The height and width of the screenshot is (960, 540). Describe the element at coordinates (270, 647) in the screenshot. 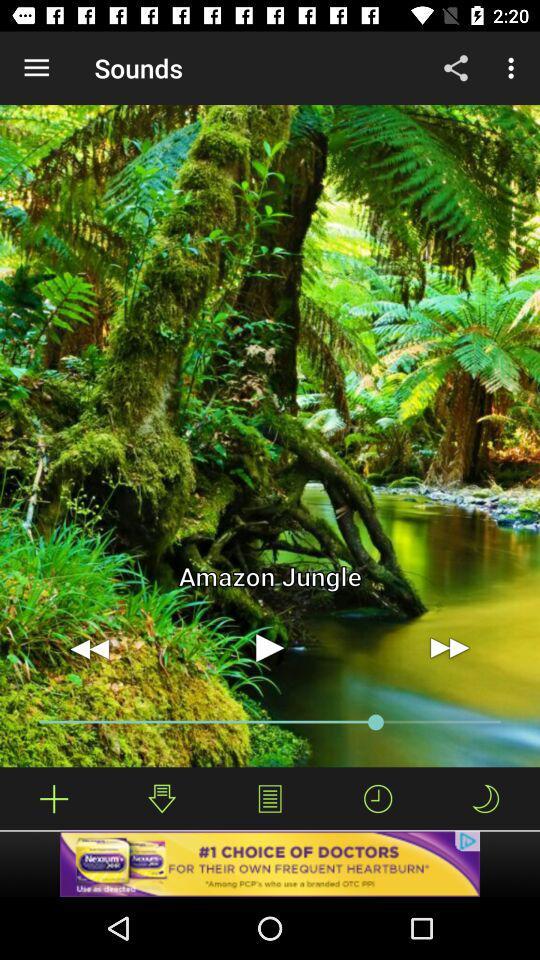

I see `to play the music` at that location.